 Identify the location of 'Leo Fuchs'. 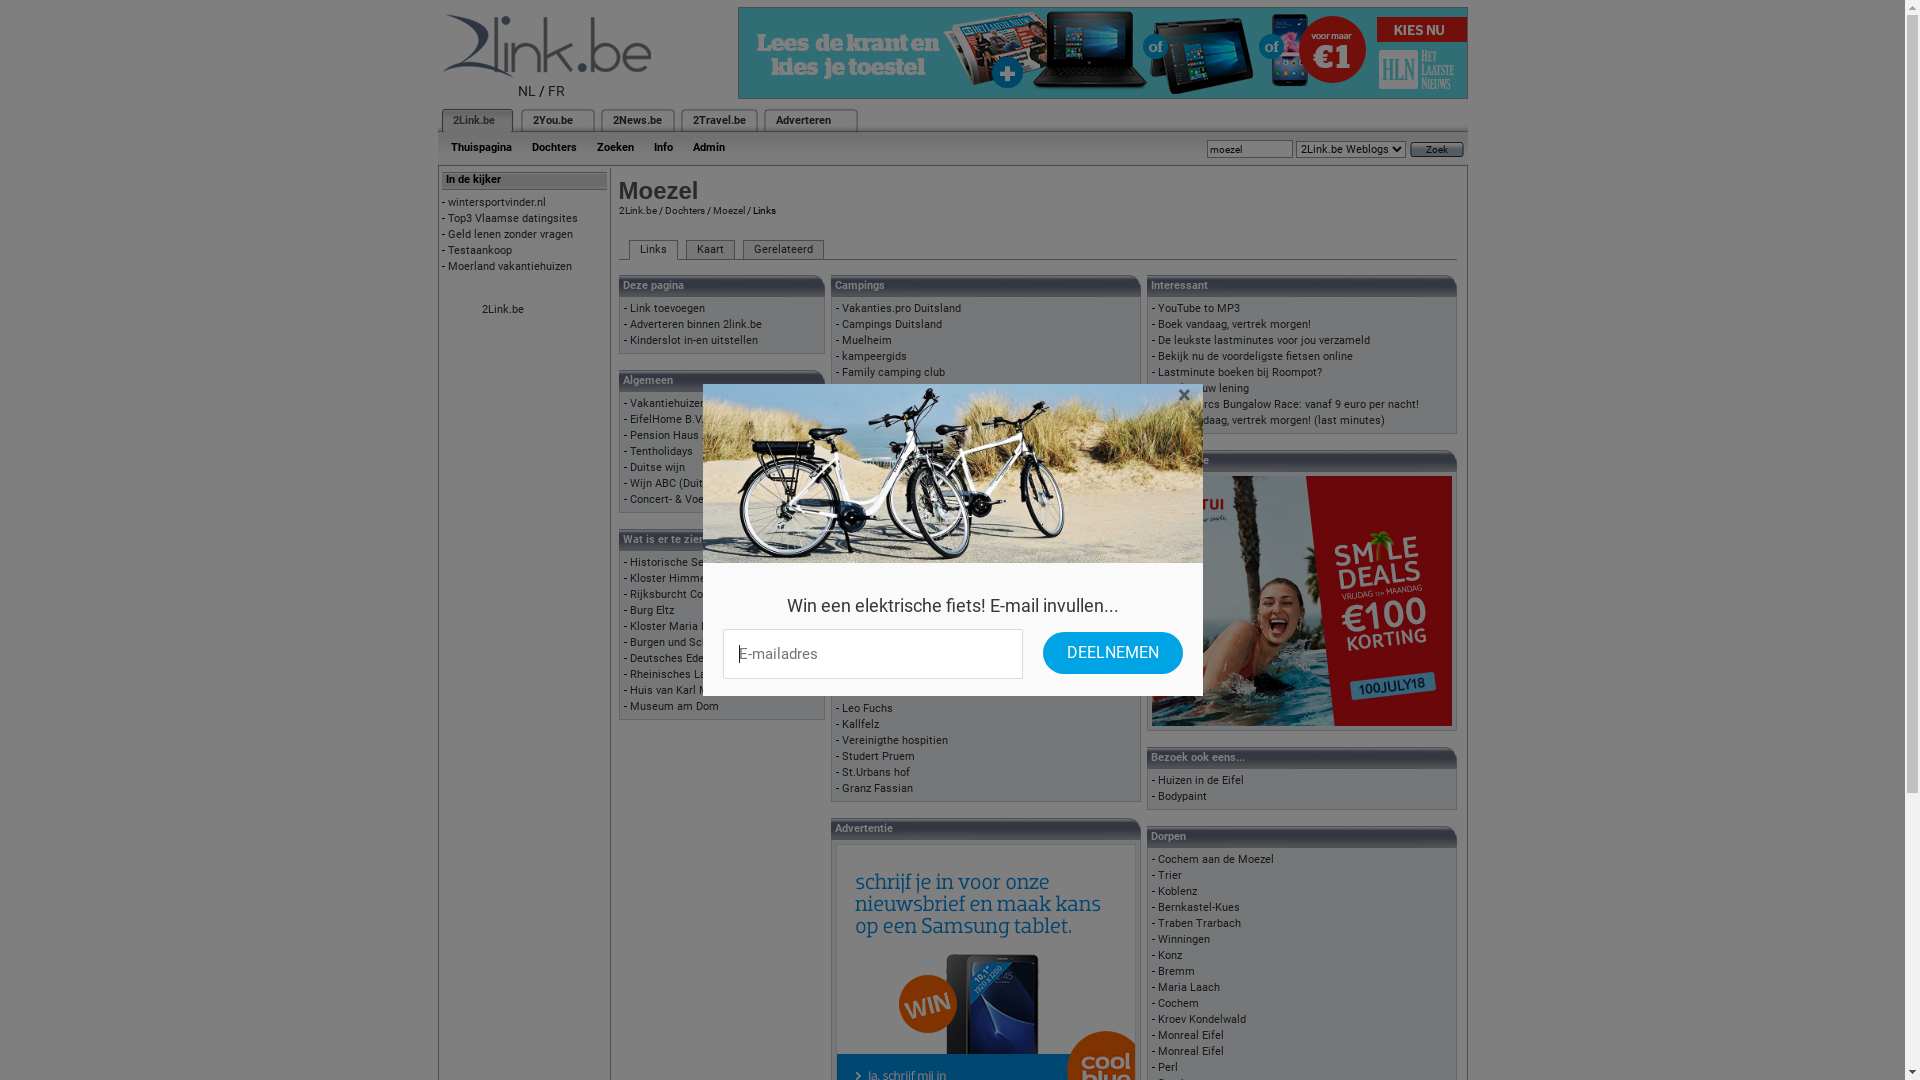
(841, 707).